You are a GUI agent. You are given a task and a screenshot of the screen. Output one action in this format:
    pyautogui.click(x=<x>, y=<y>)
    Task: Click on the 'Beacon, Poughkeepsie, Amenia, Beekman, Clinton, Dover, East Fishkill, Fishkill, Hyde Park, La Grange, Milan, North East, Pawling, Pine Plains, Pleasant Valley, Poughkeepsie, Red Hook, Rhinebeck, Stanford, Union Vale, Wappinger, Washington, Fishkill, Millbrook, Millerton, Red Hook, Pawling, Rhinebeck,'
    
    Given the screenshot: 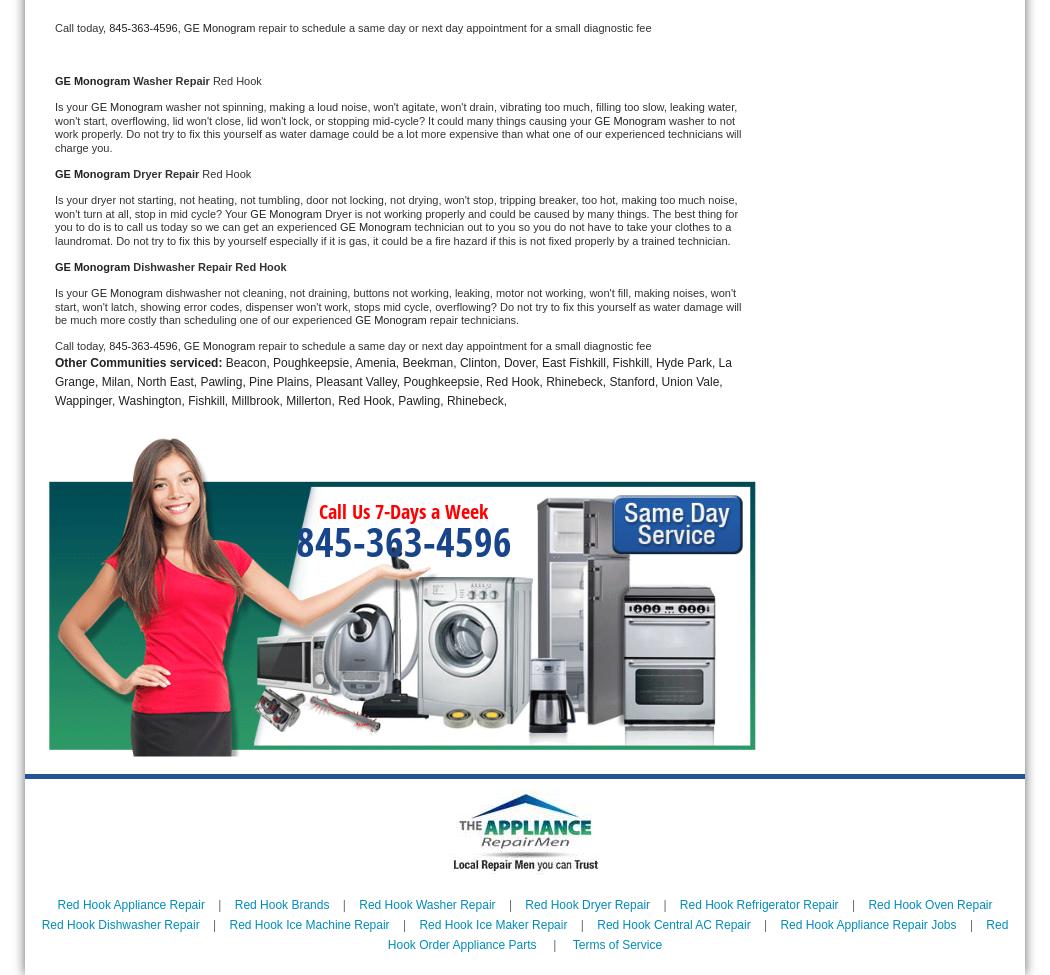 What is the action you would take?
    pyautogui.click(x=393, y=381)
    